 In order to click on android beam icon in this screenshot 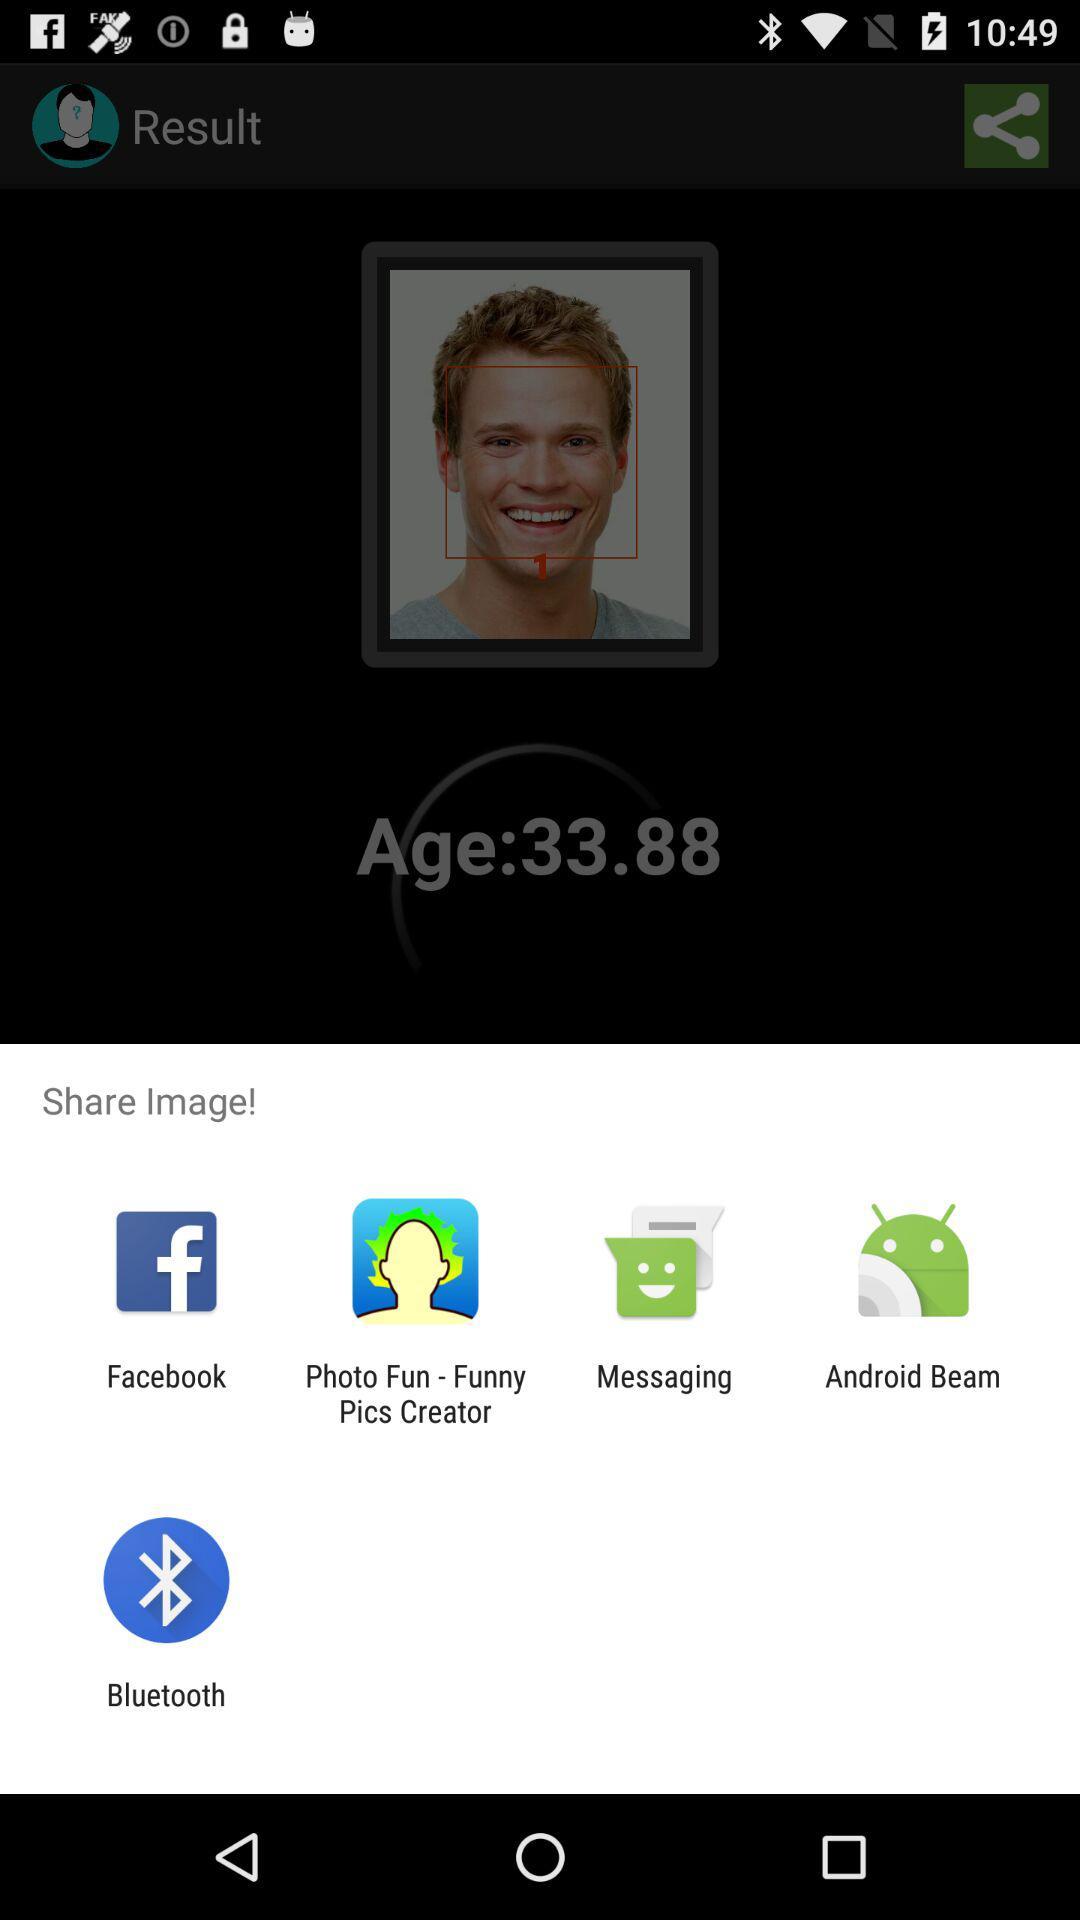, I will do `click(913, 1392)`.